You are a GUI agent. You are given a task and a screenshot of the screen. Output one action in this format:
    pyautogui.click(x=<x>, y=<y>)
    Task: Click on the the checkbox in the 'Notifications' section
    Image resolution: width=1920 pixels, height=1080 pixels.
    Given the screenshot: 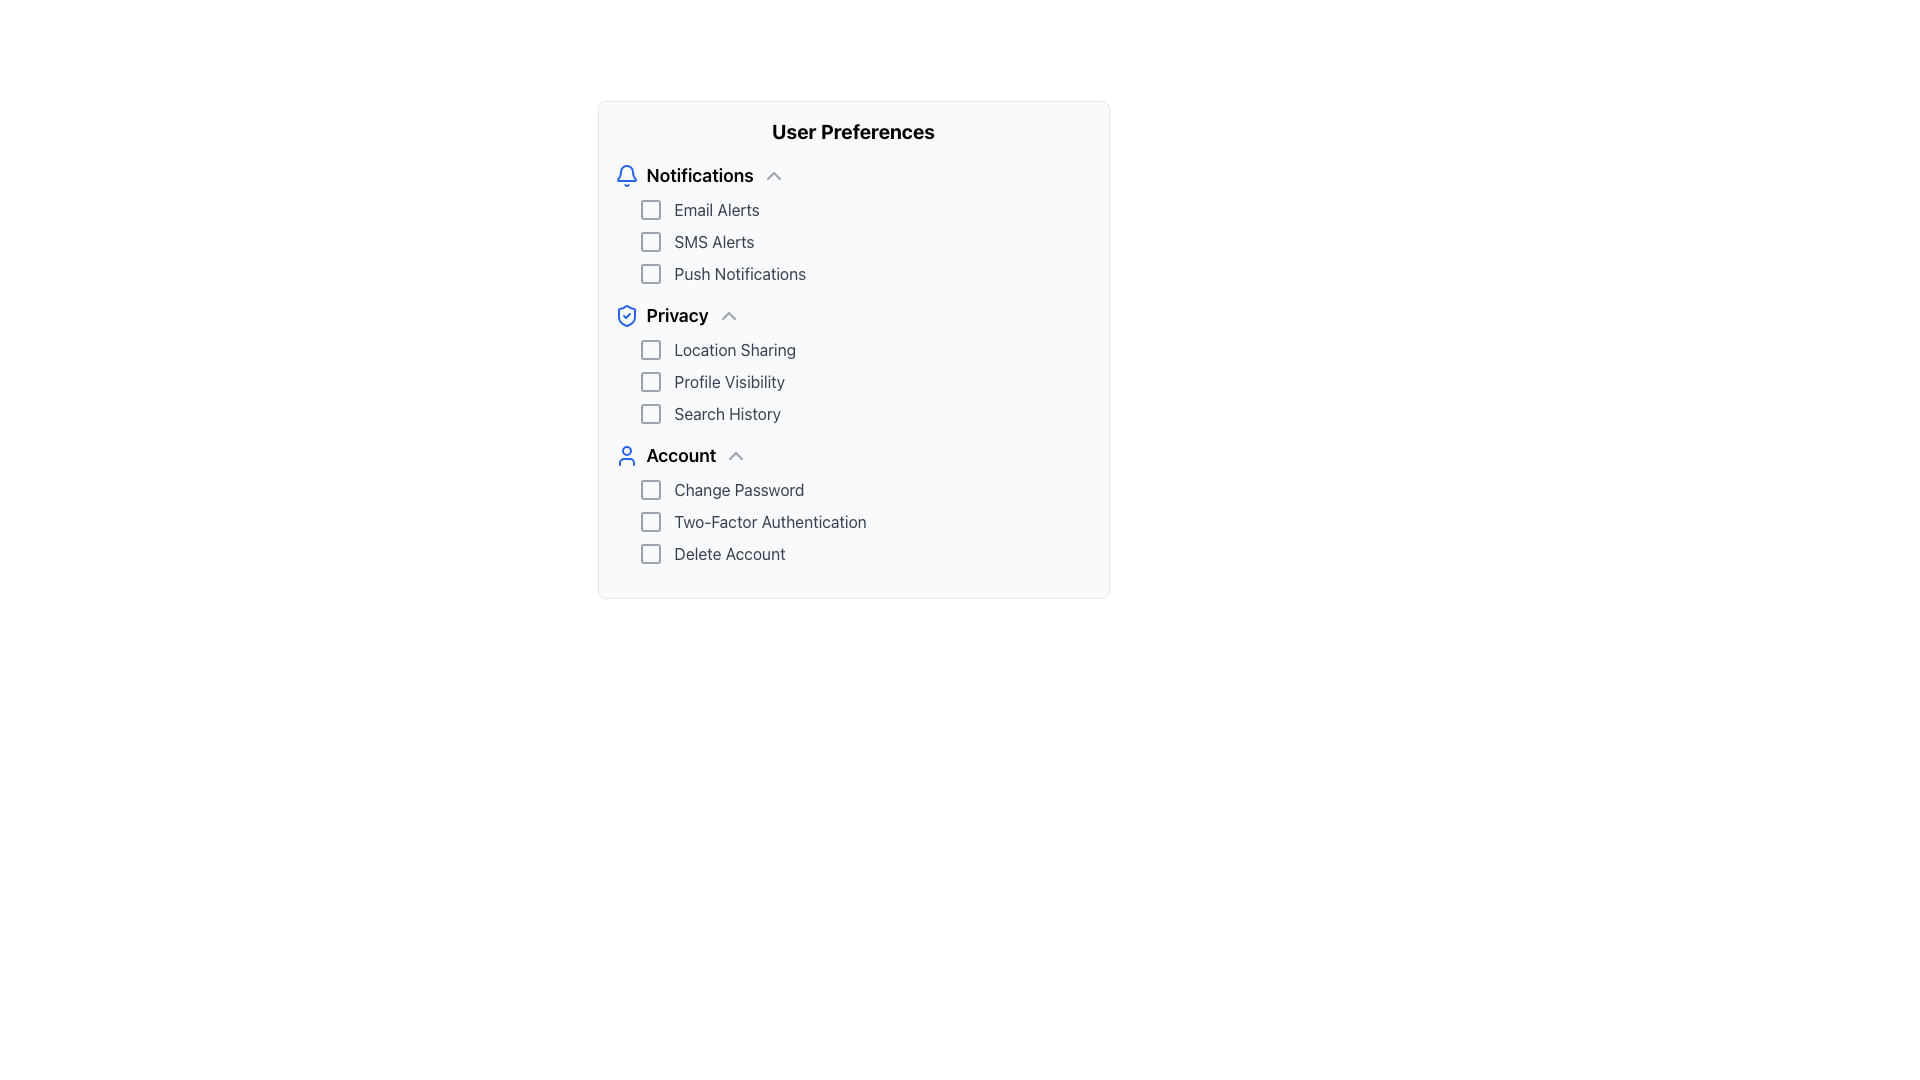 What is the action you would take?
    pyautogui.click(x=865, y=273)
    